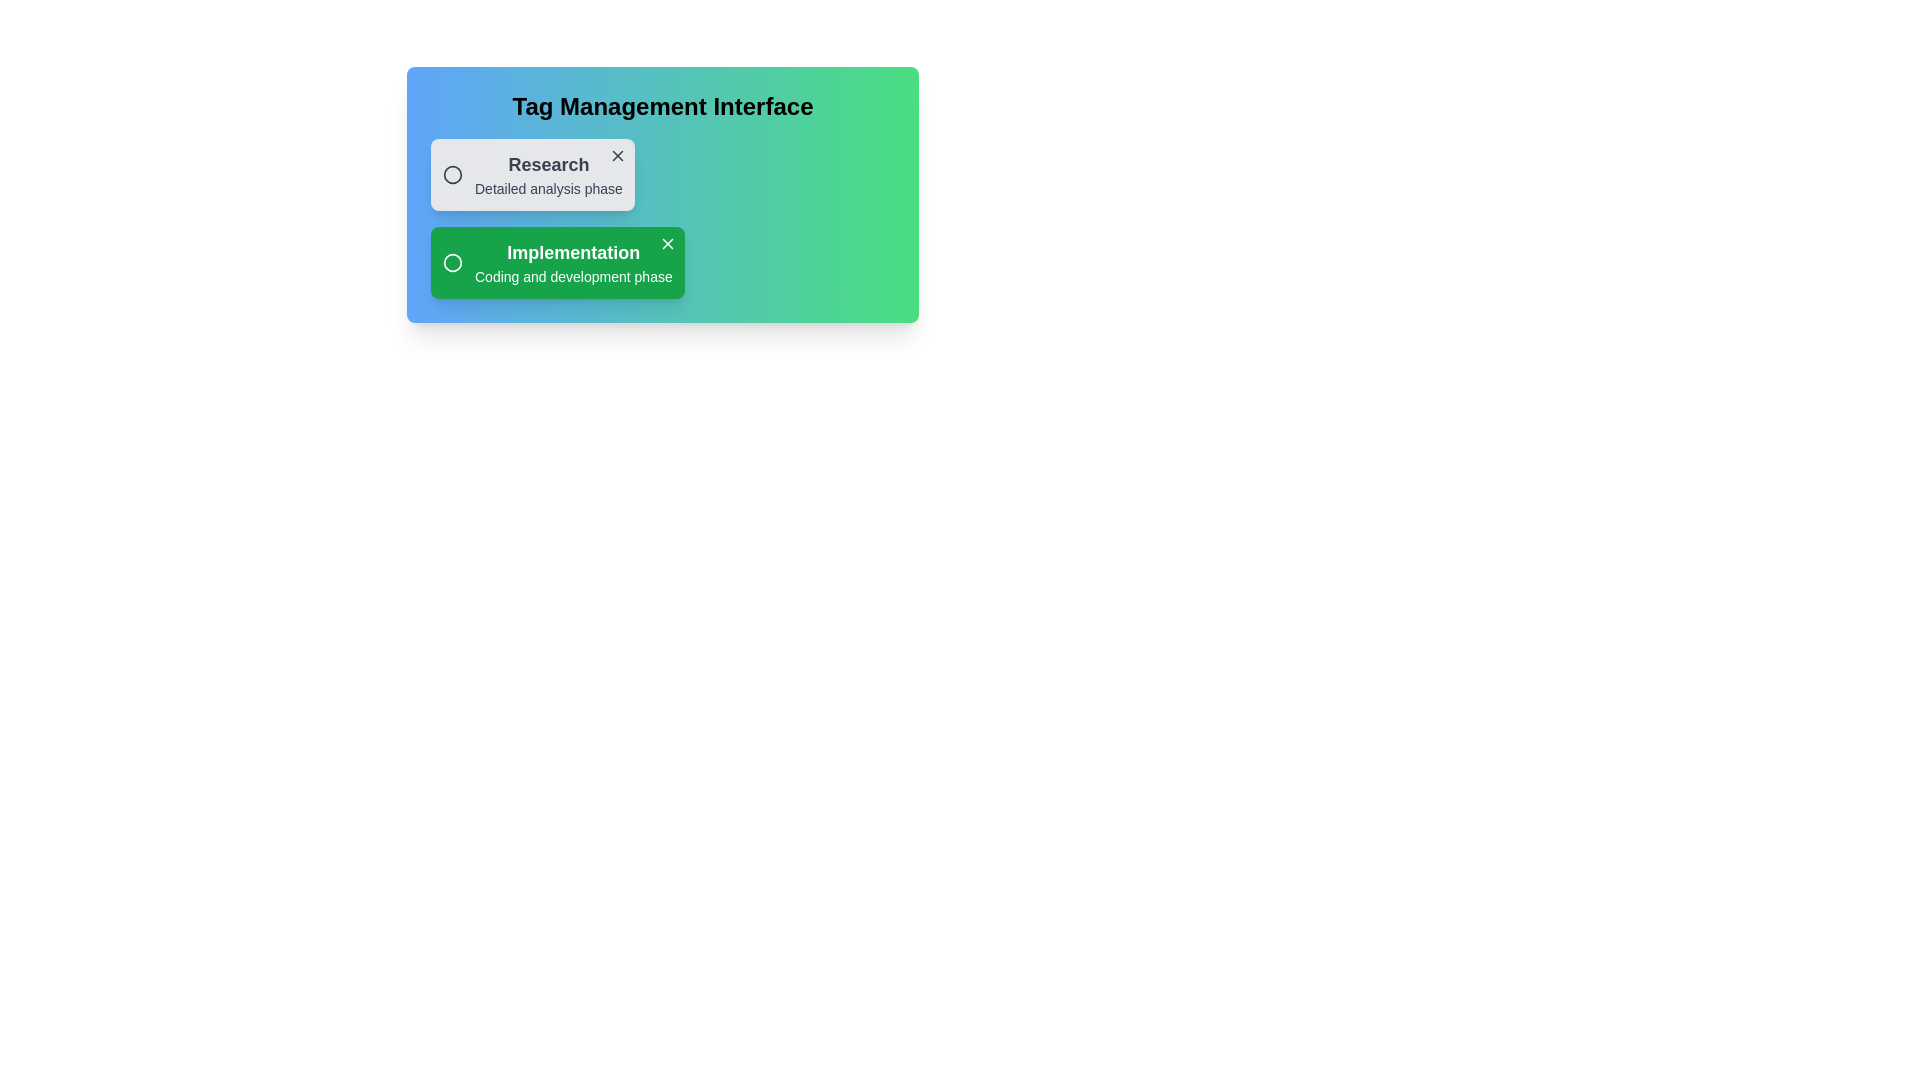 This screenshot has height=1080, width=1920. What do you see at coordinates (667, 242) in the screenshot?
I see `the close (X) button of the tag labeled 'Implementation' to remove it` at bounding box center [667, 242].